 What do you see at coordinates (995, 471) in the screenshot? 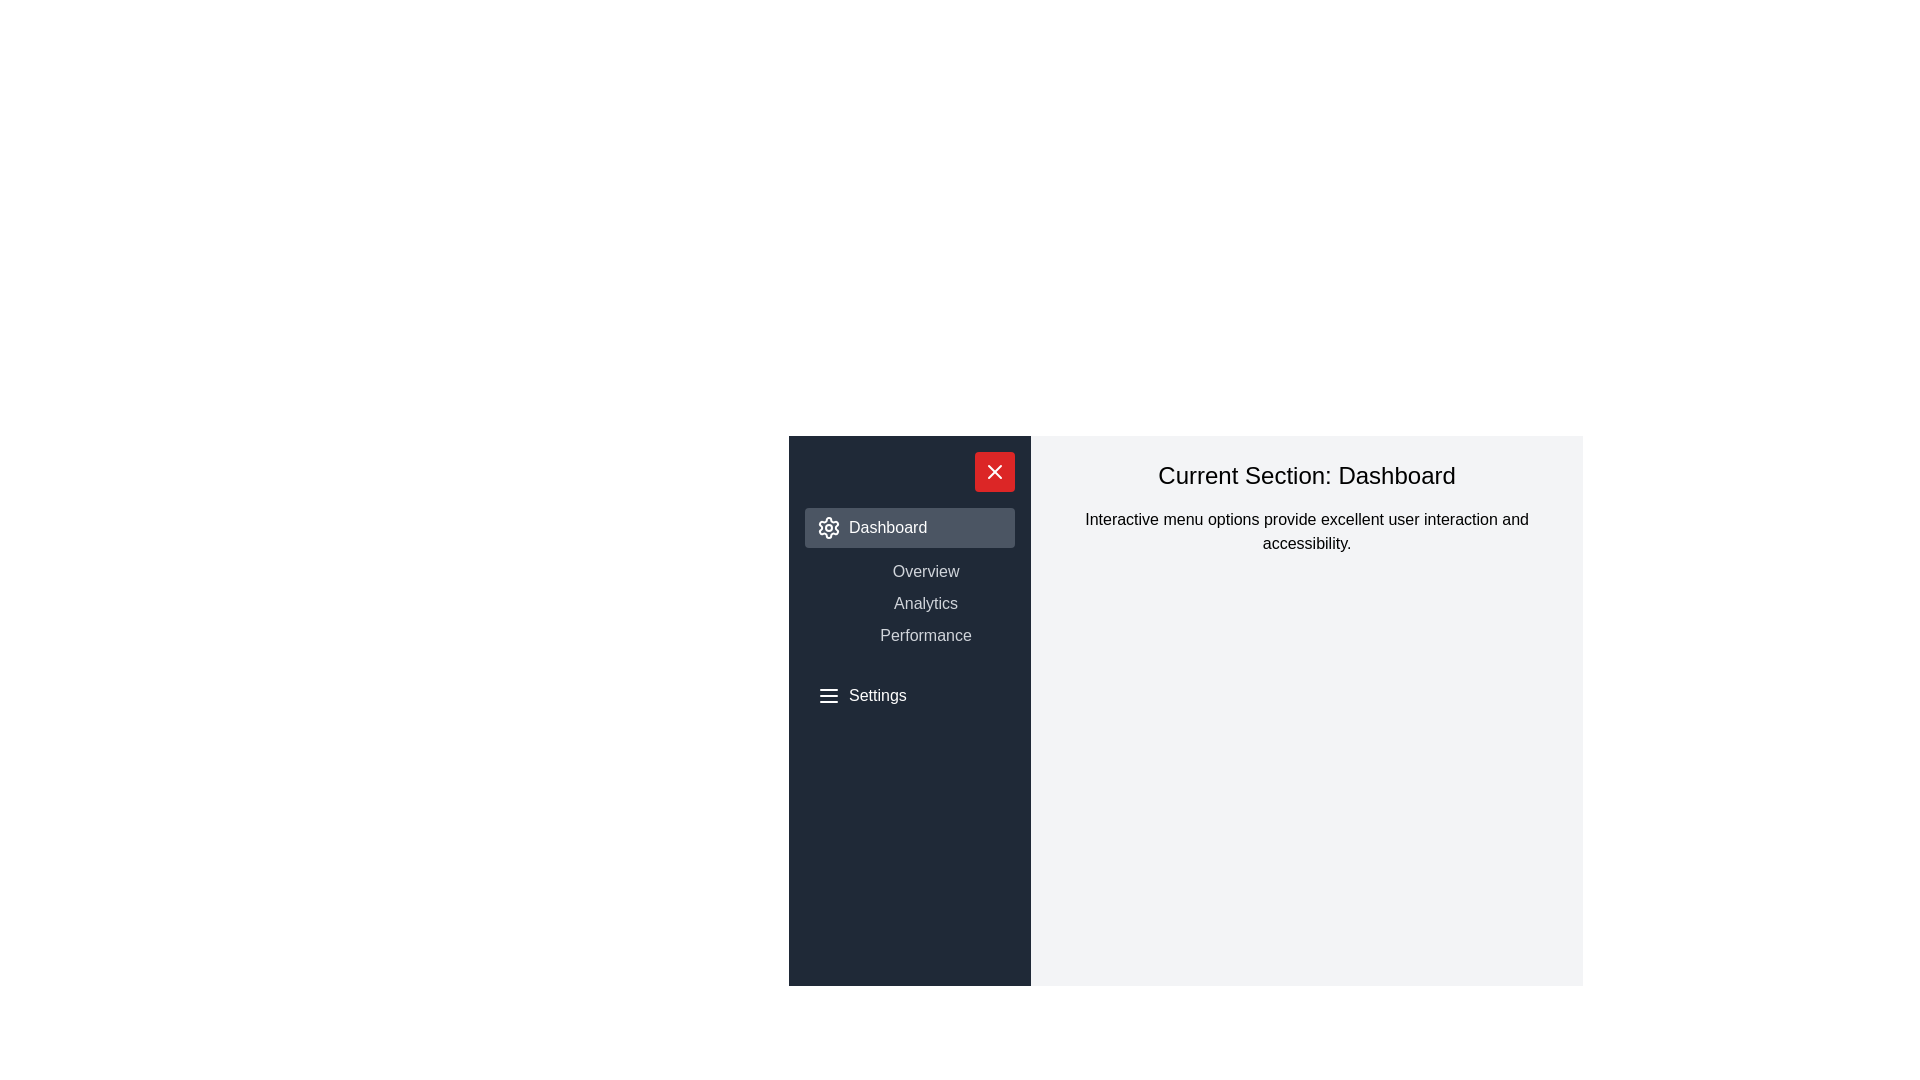
I see `the button located in the top-right corner of the sidebar panel` at bounding box center [995, 471].